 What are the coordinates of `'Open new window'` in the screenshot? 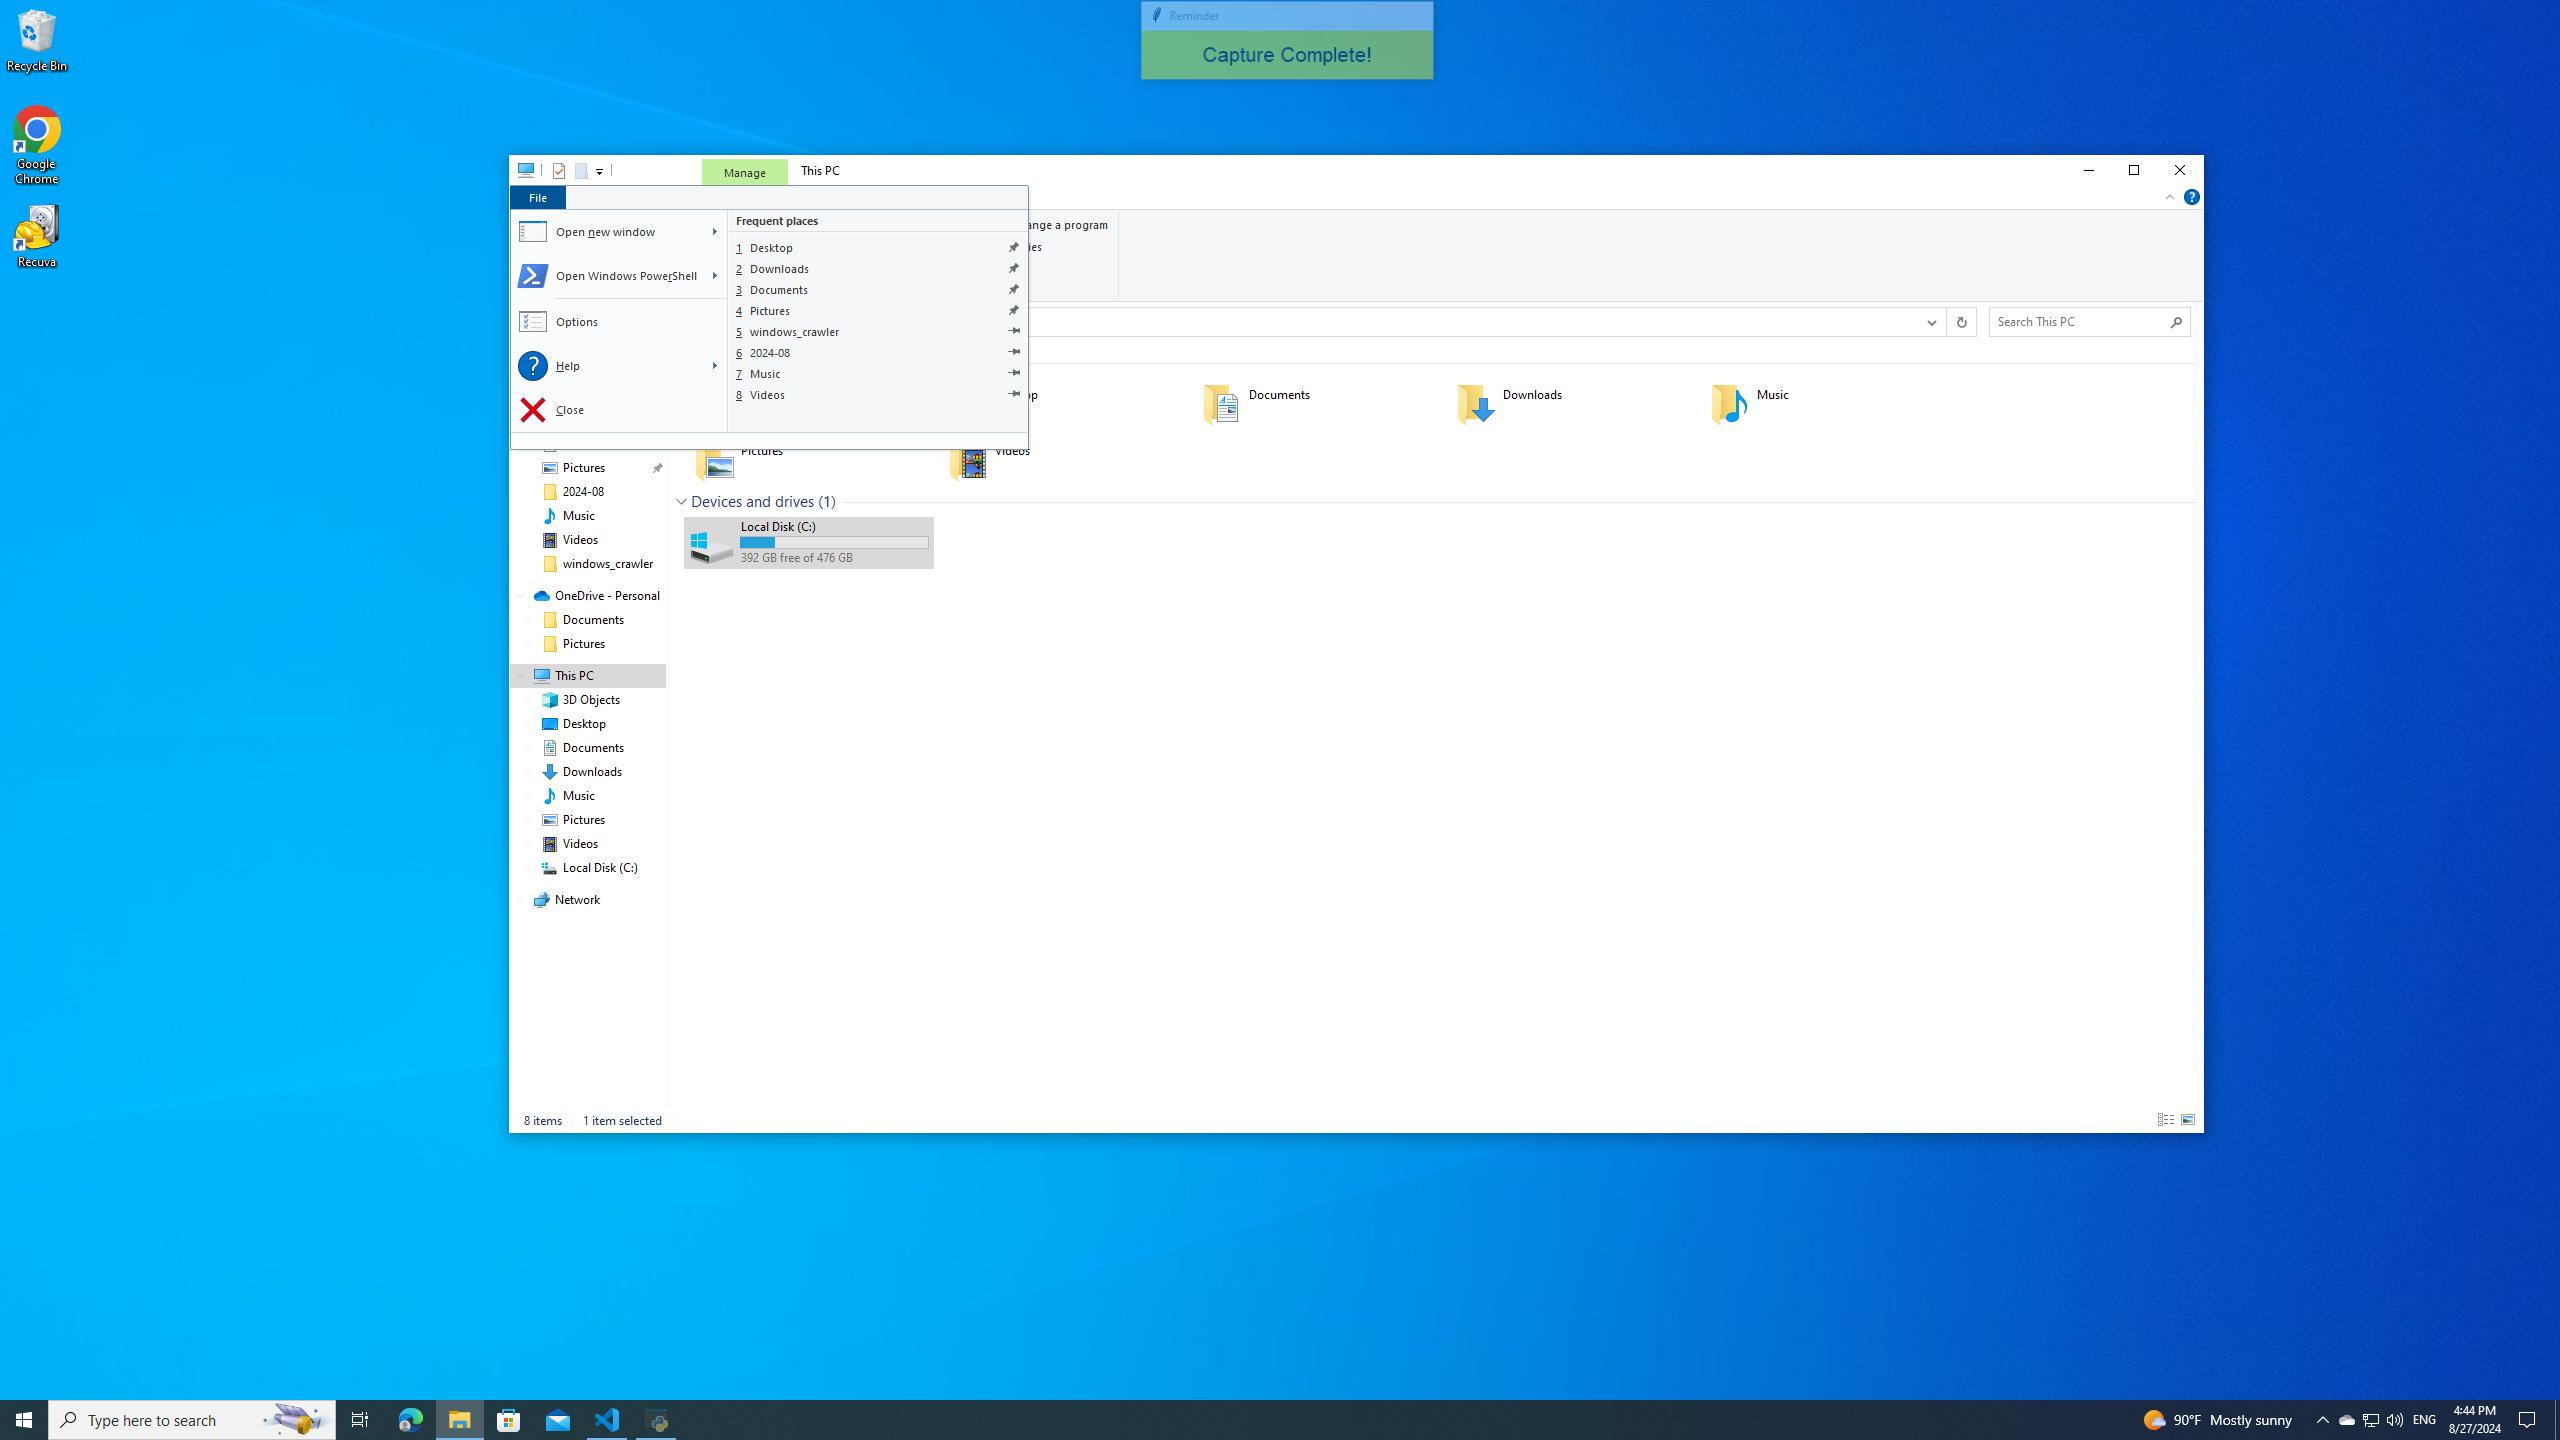 It's located at (607, 230).